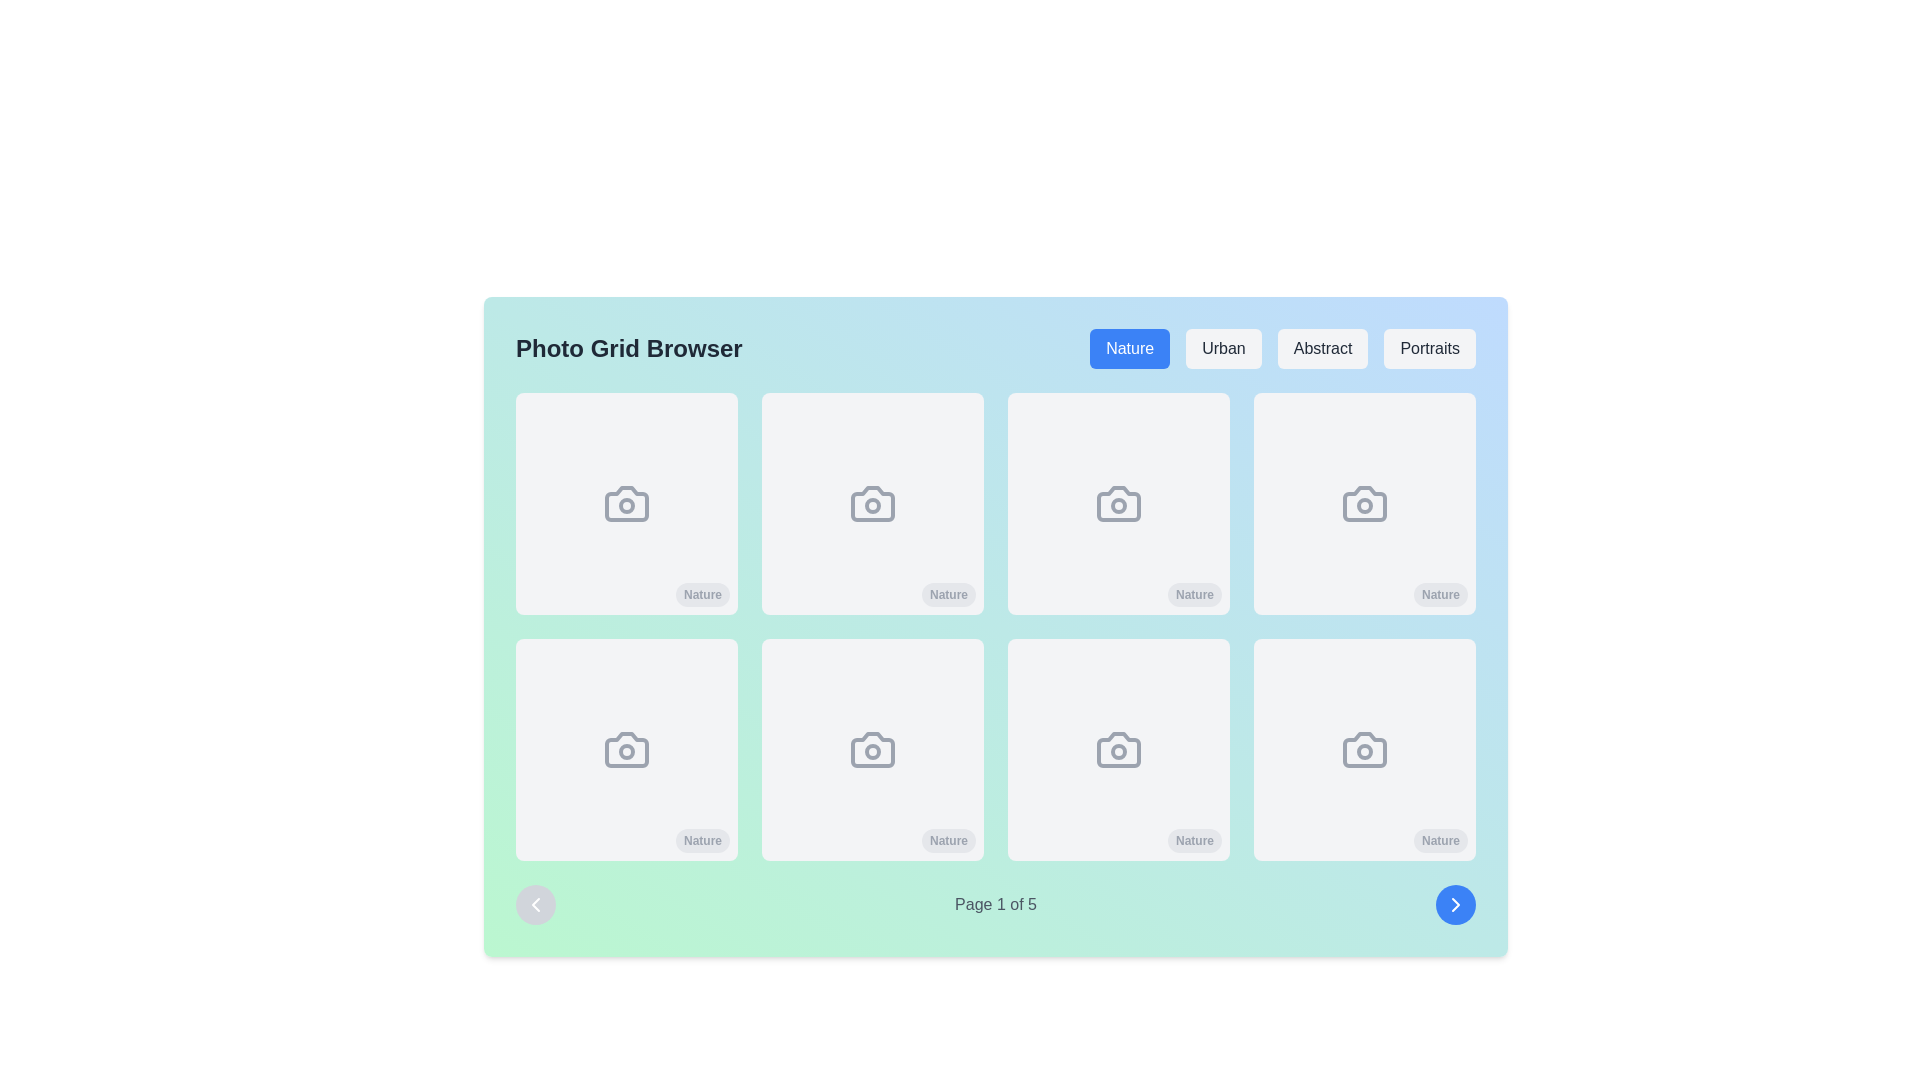 This screenshot has height=1080, width=1920. What do you see at coordinates (1117, 503) in the screenshot?
I see `the camera icon within the 'Nature' tile, which is styled with a minimalist outline and a subdued grey color, located in the second row and third column of the grid layout` at bounding box center [1117, 503].